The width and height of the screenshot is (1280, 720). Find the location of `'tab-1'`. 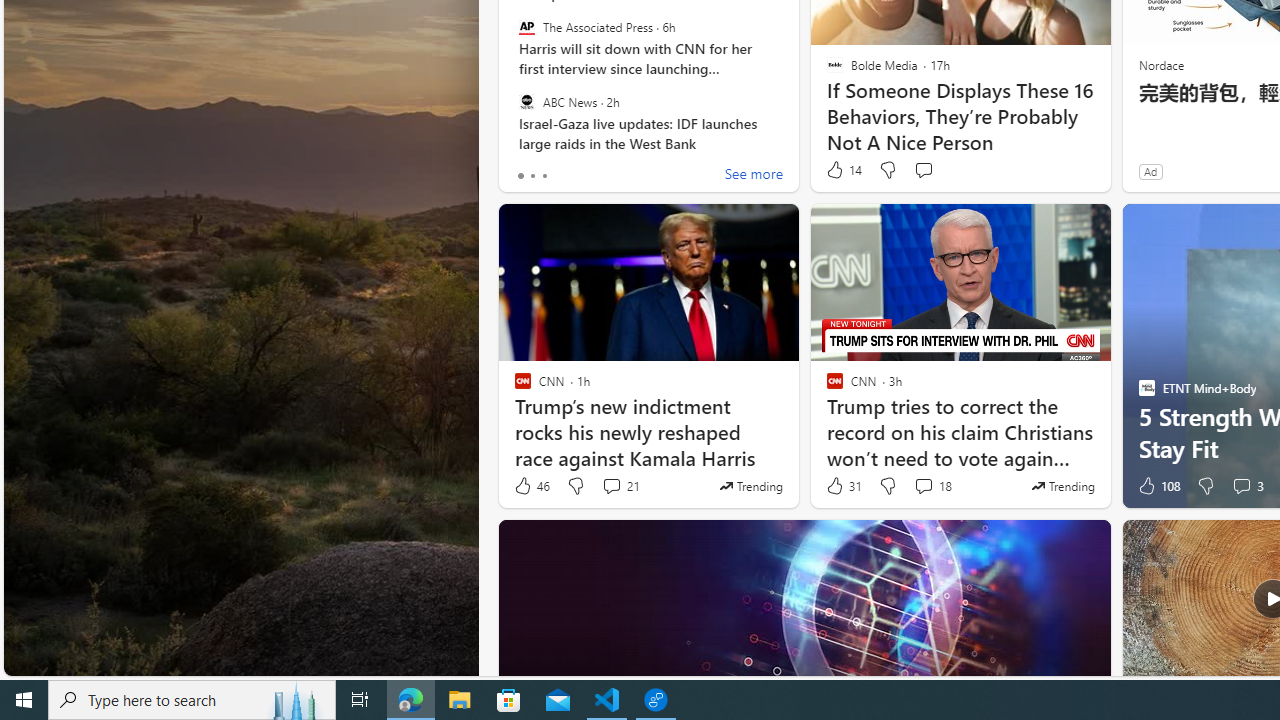

'tab-1' is located at coordinates (532, 175).